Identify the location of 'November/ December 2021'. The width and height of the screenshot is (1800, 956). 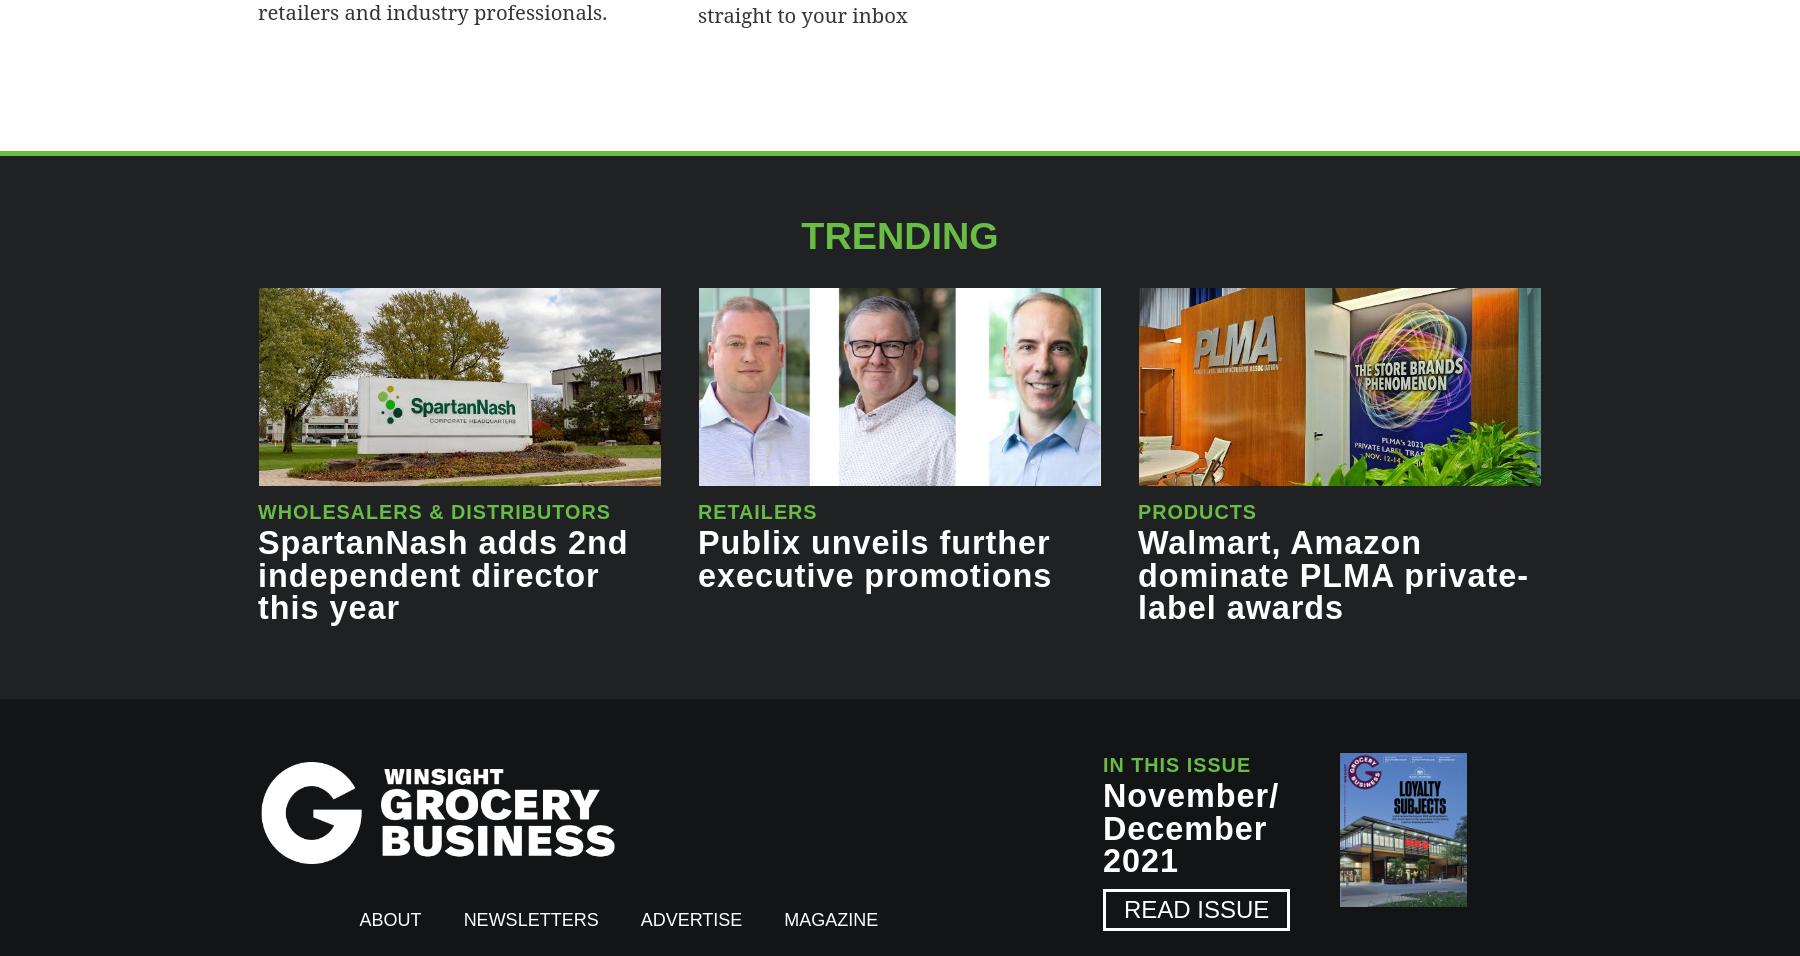
(1190, 826).